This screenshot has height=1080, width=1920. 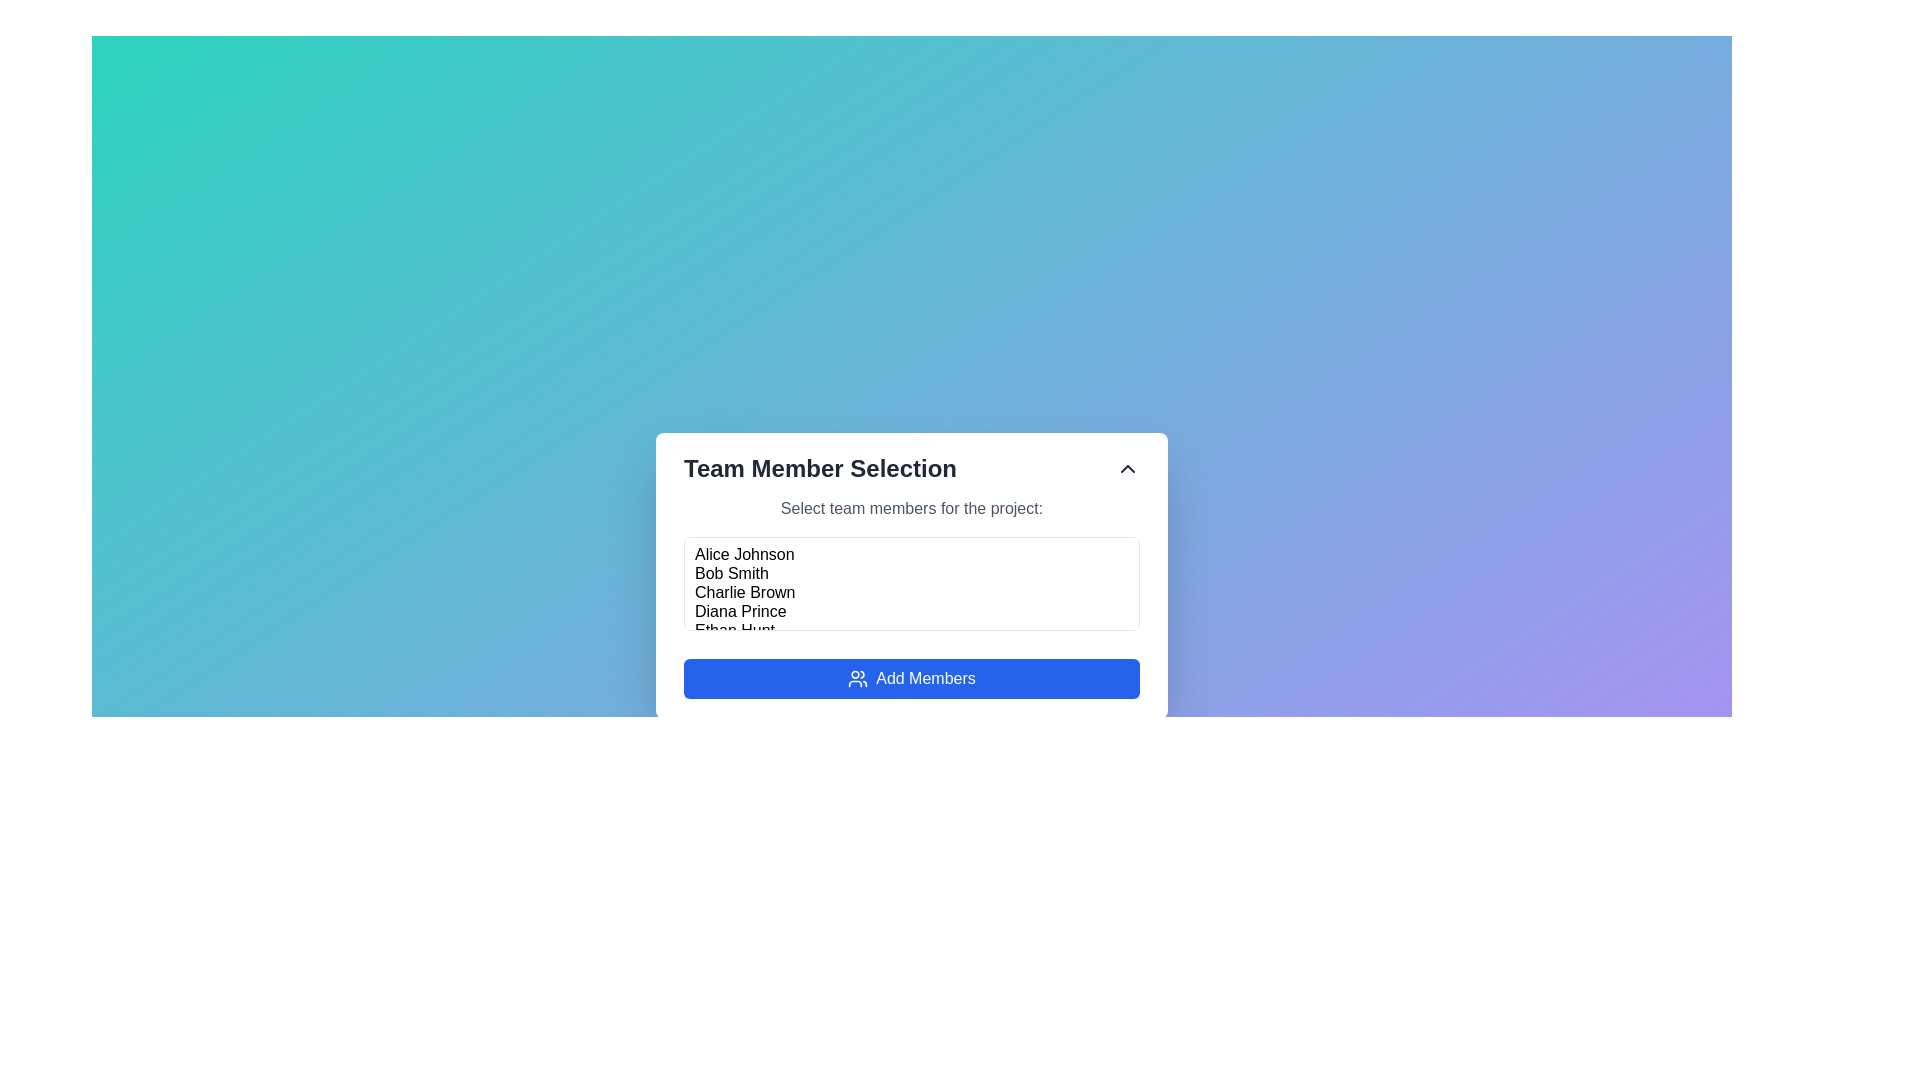 What do you see at coordinates (911, 677) in the screenshot?
I see `the button located at the bottom of the 'Team Member Selection' card` at bounding box center [911, 677].